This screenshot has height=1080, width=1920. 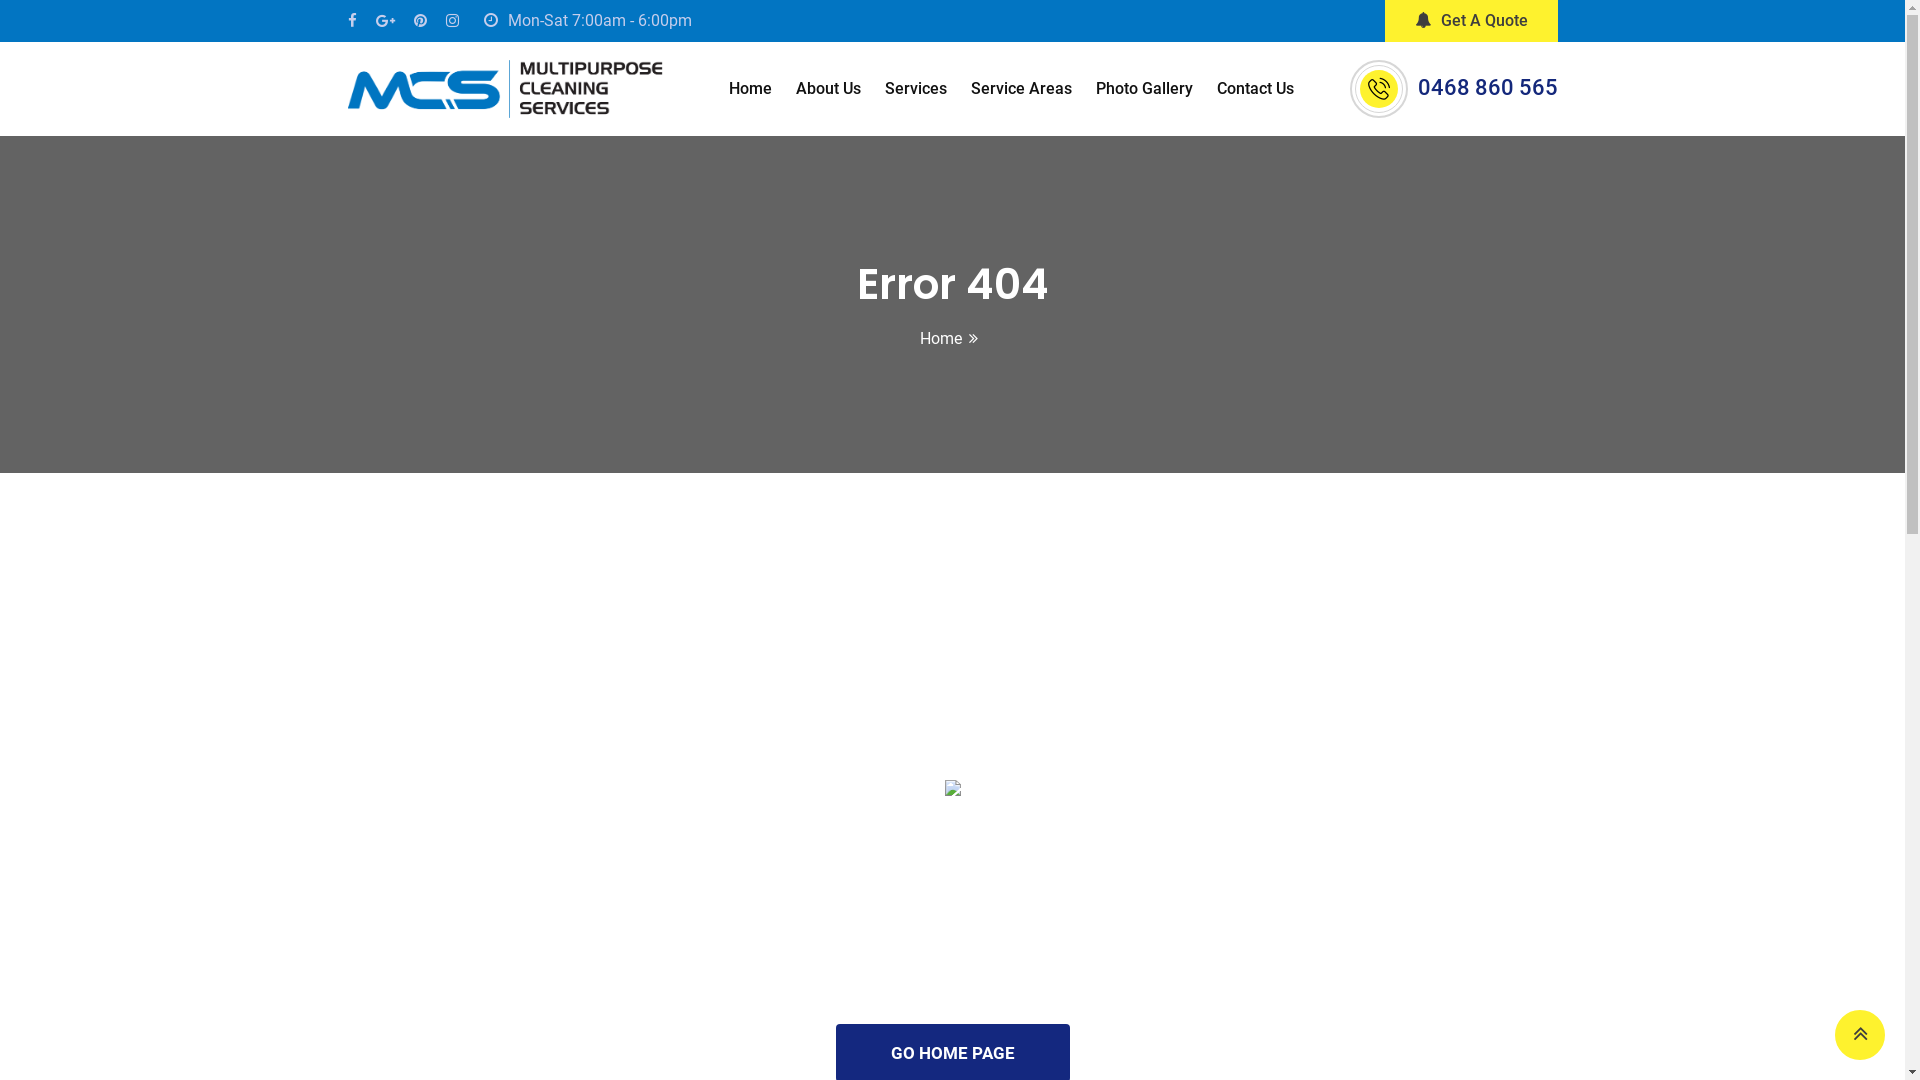 I want to click on 'Contact Us', so click(x=1254, y=87).